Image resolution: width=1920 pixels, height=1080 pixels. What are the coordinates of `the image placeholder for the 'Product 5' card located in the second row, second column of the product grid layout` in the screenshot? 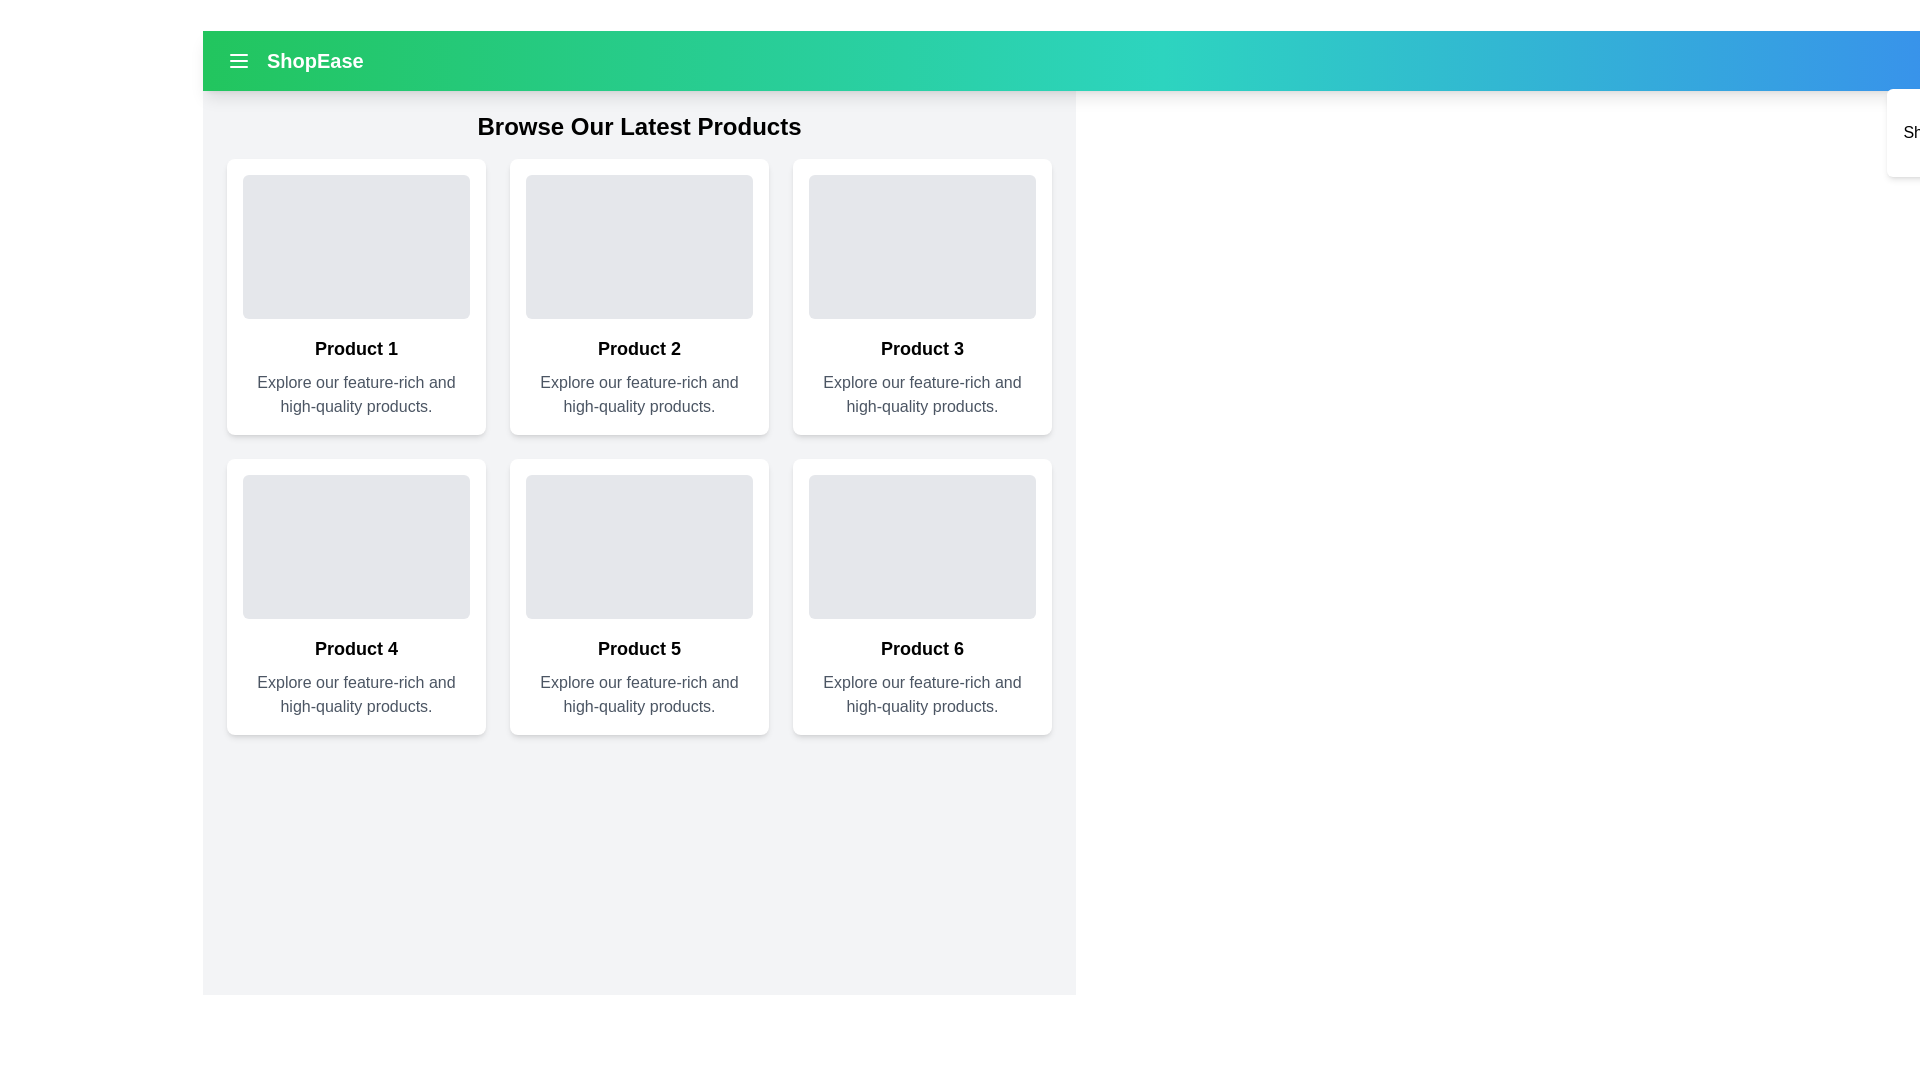 It's located at (638, 547).